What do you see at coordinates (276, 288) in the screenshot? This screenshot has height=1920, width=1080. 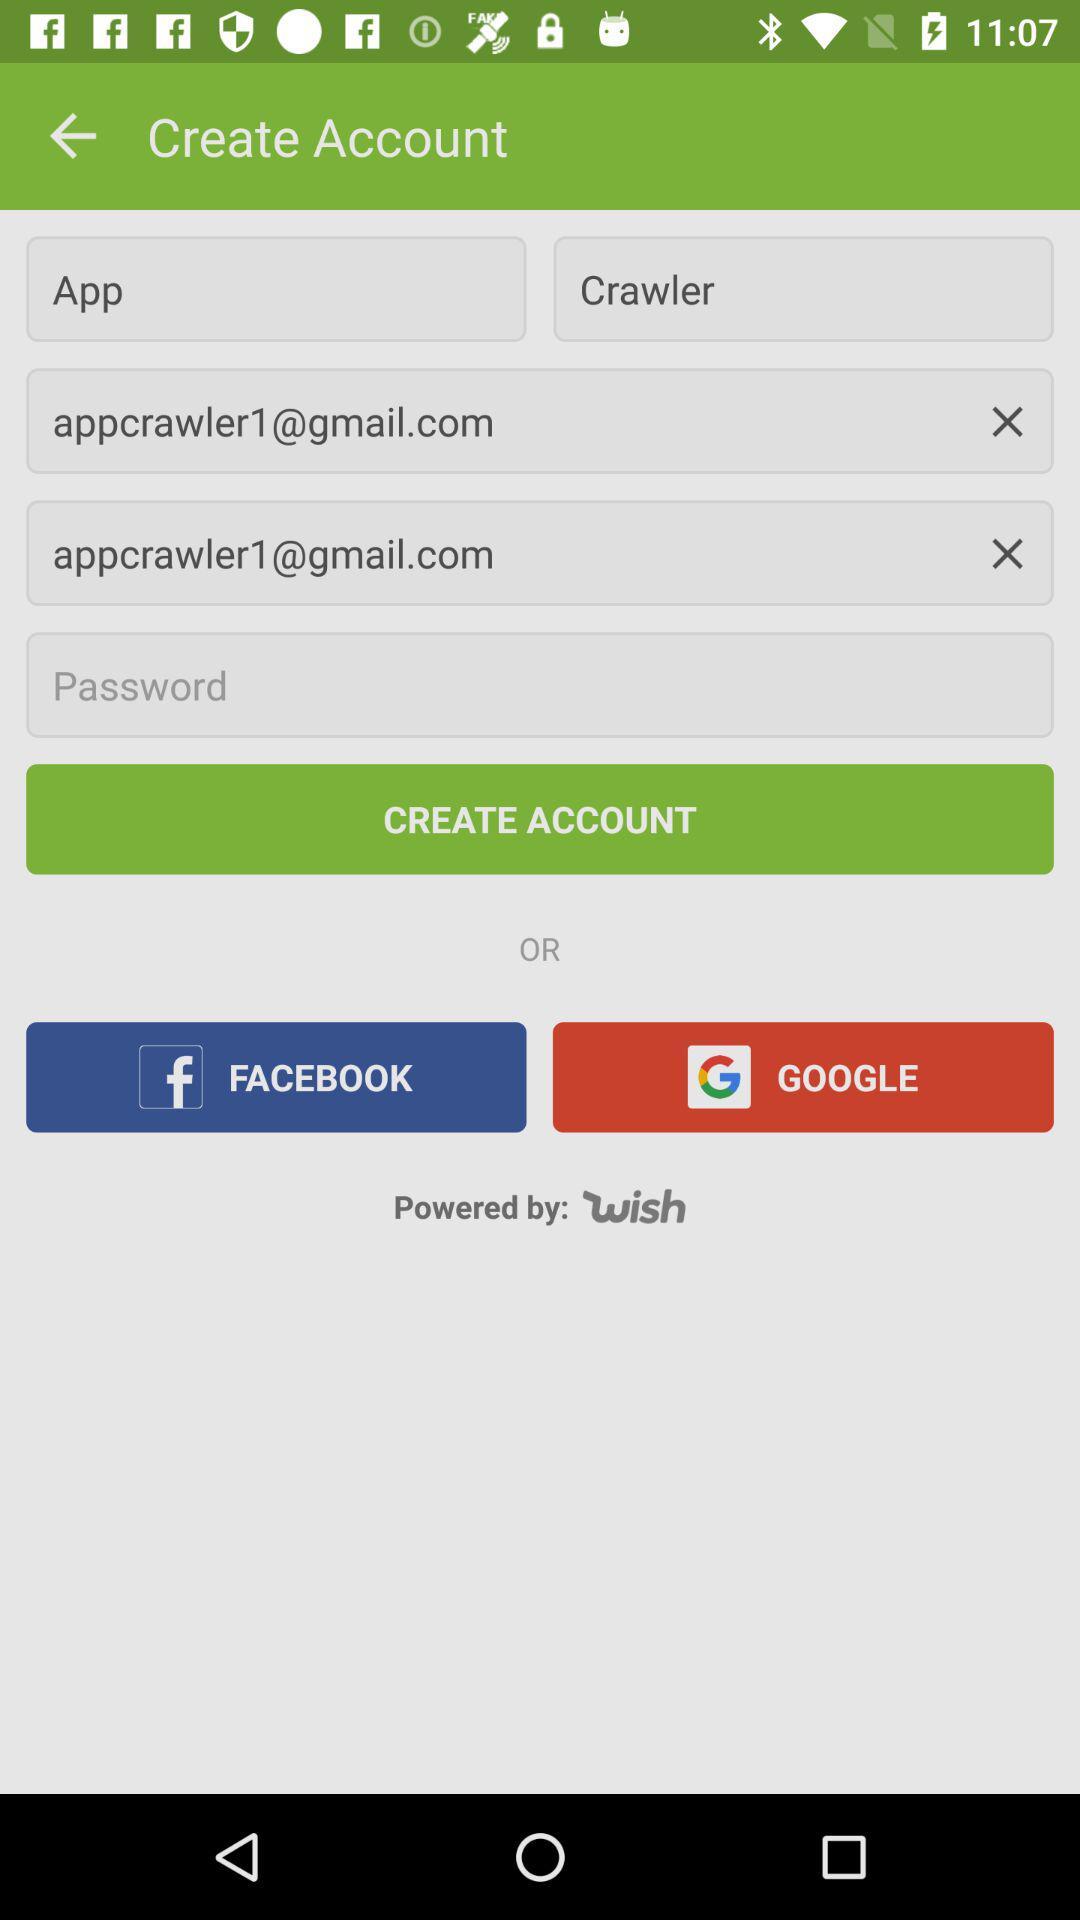 I see `item to the left of crawler icon` at bounding box center [276, 288].